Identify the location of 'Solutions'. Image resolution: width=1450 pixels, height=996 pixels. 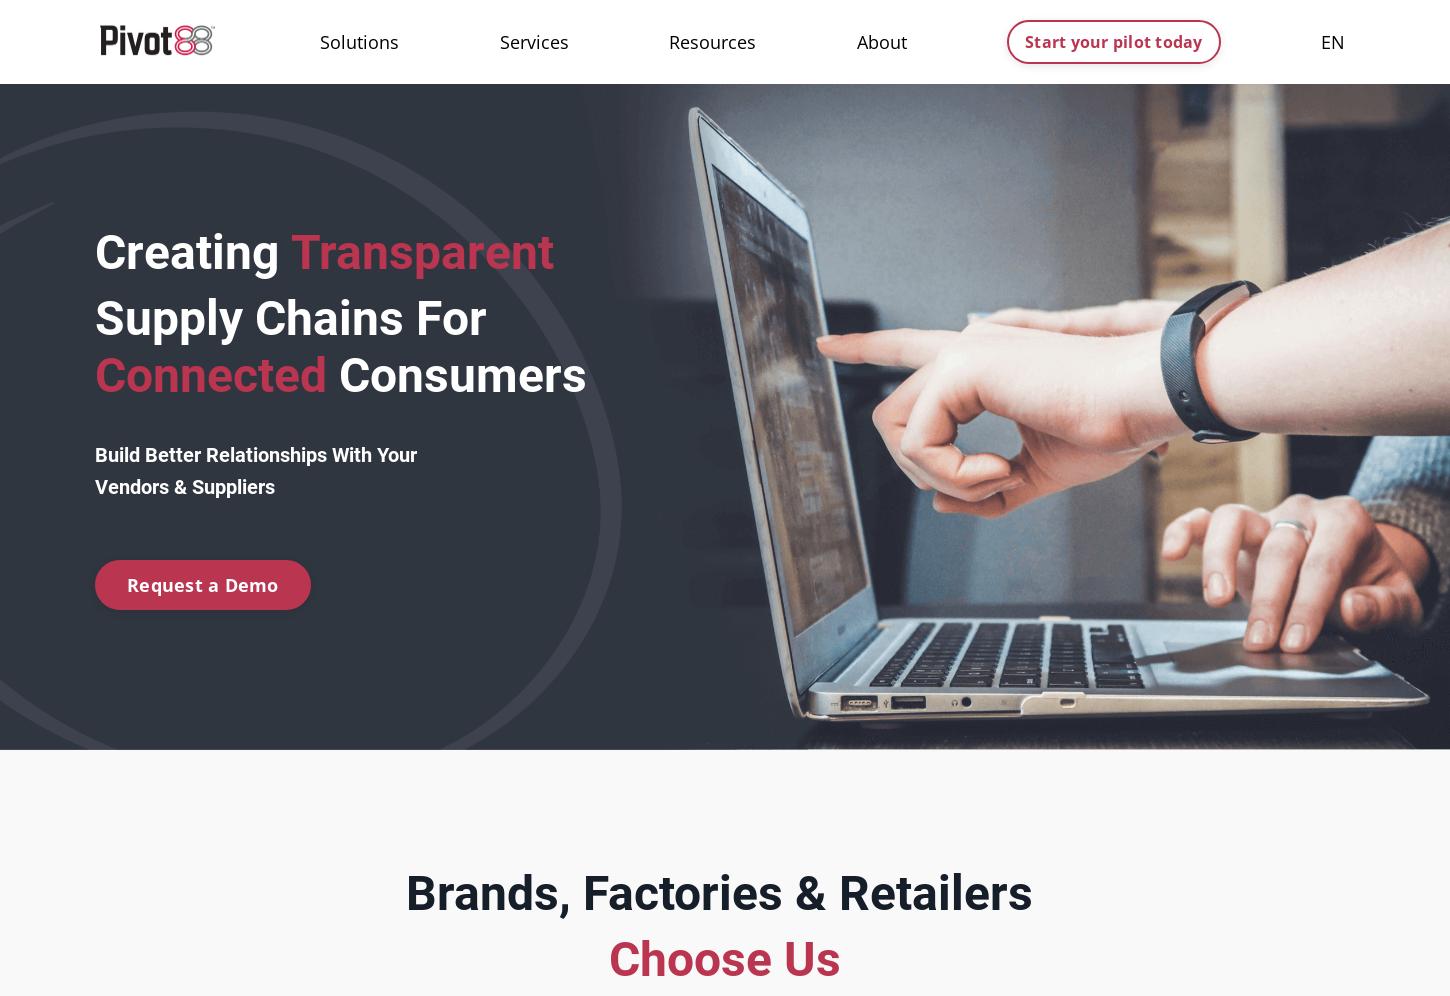
(359, 41).